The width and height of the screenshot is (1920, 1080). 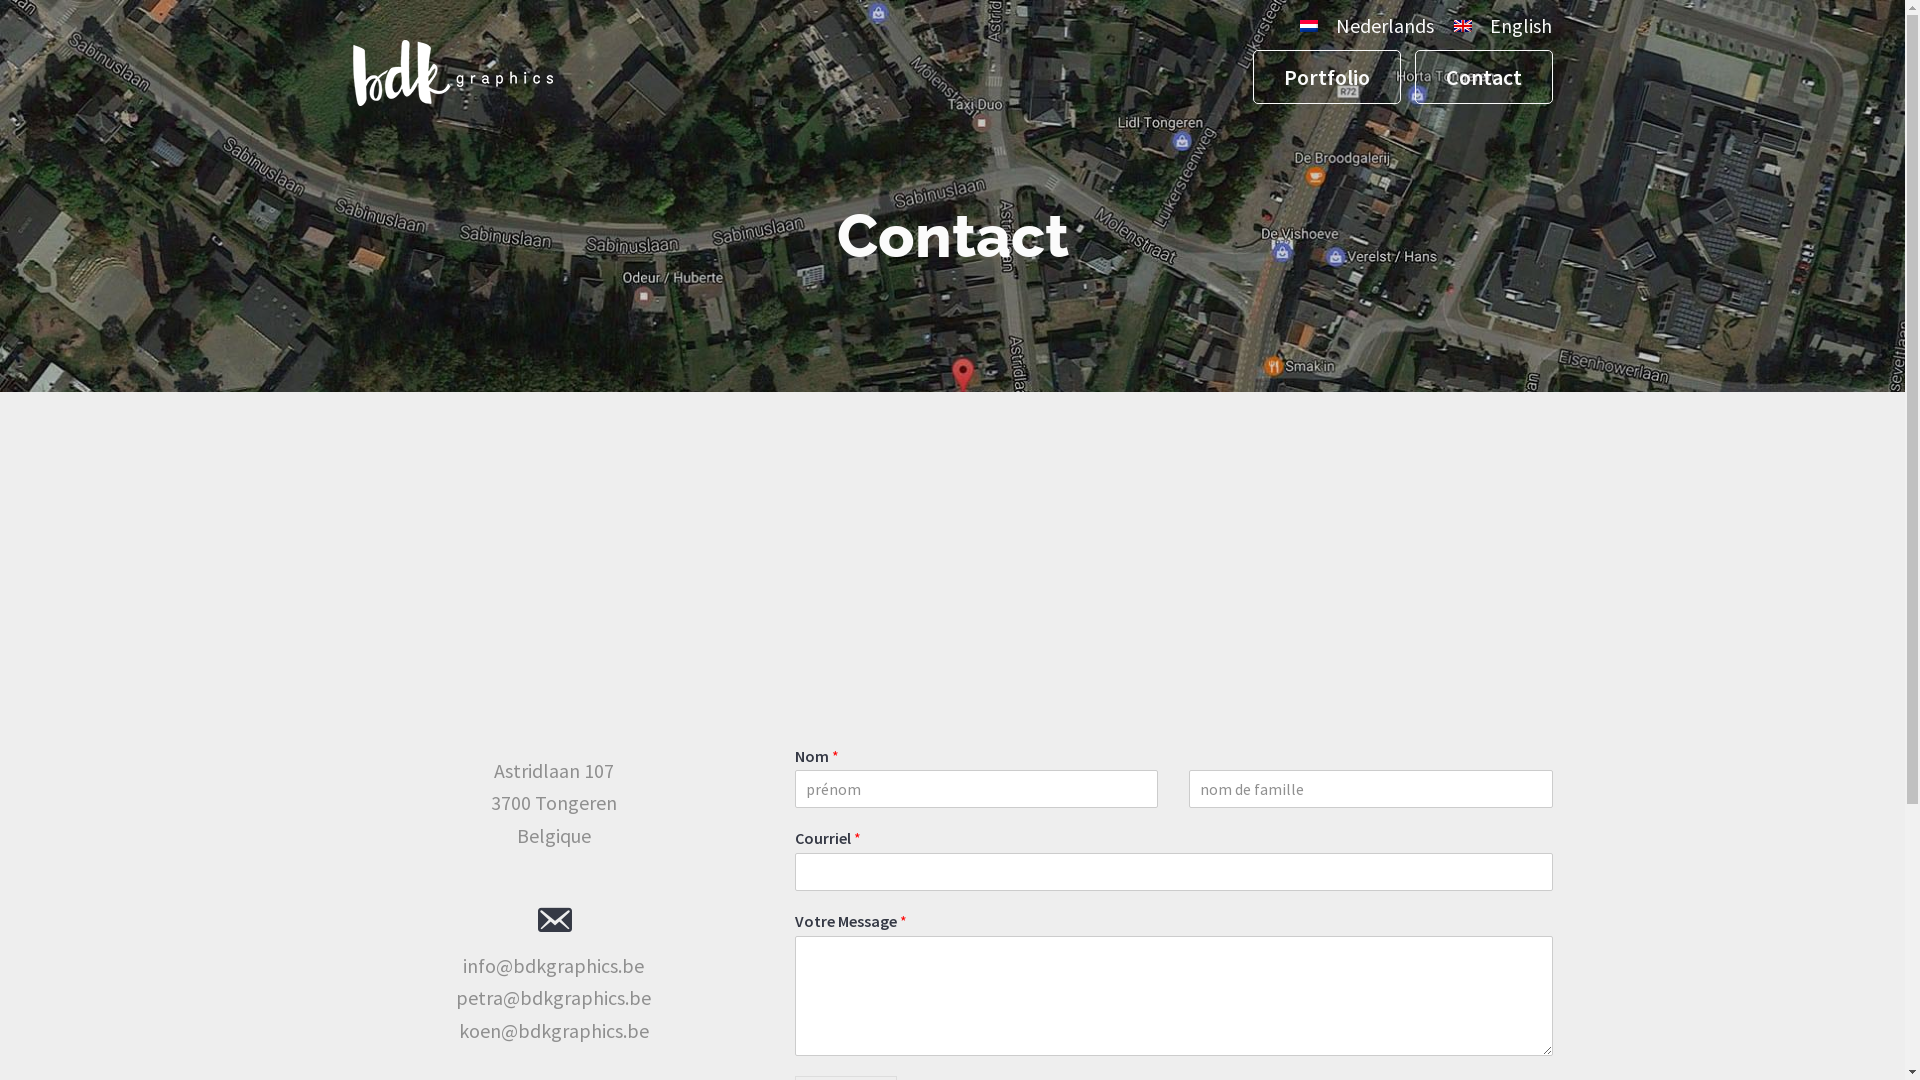 What do you see at coordinates (1325, 76) in the screenshot?
I see `'Portfolio'` at bounding box center [1325, 76].